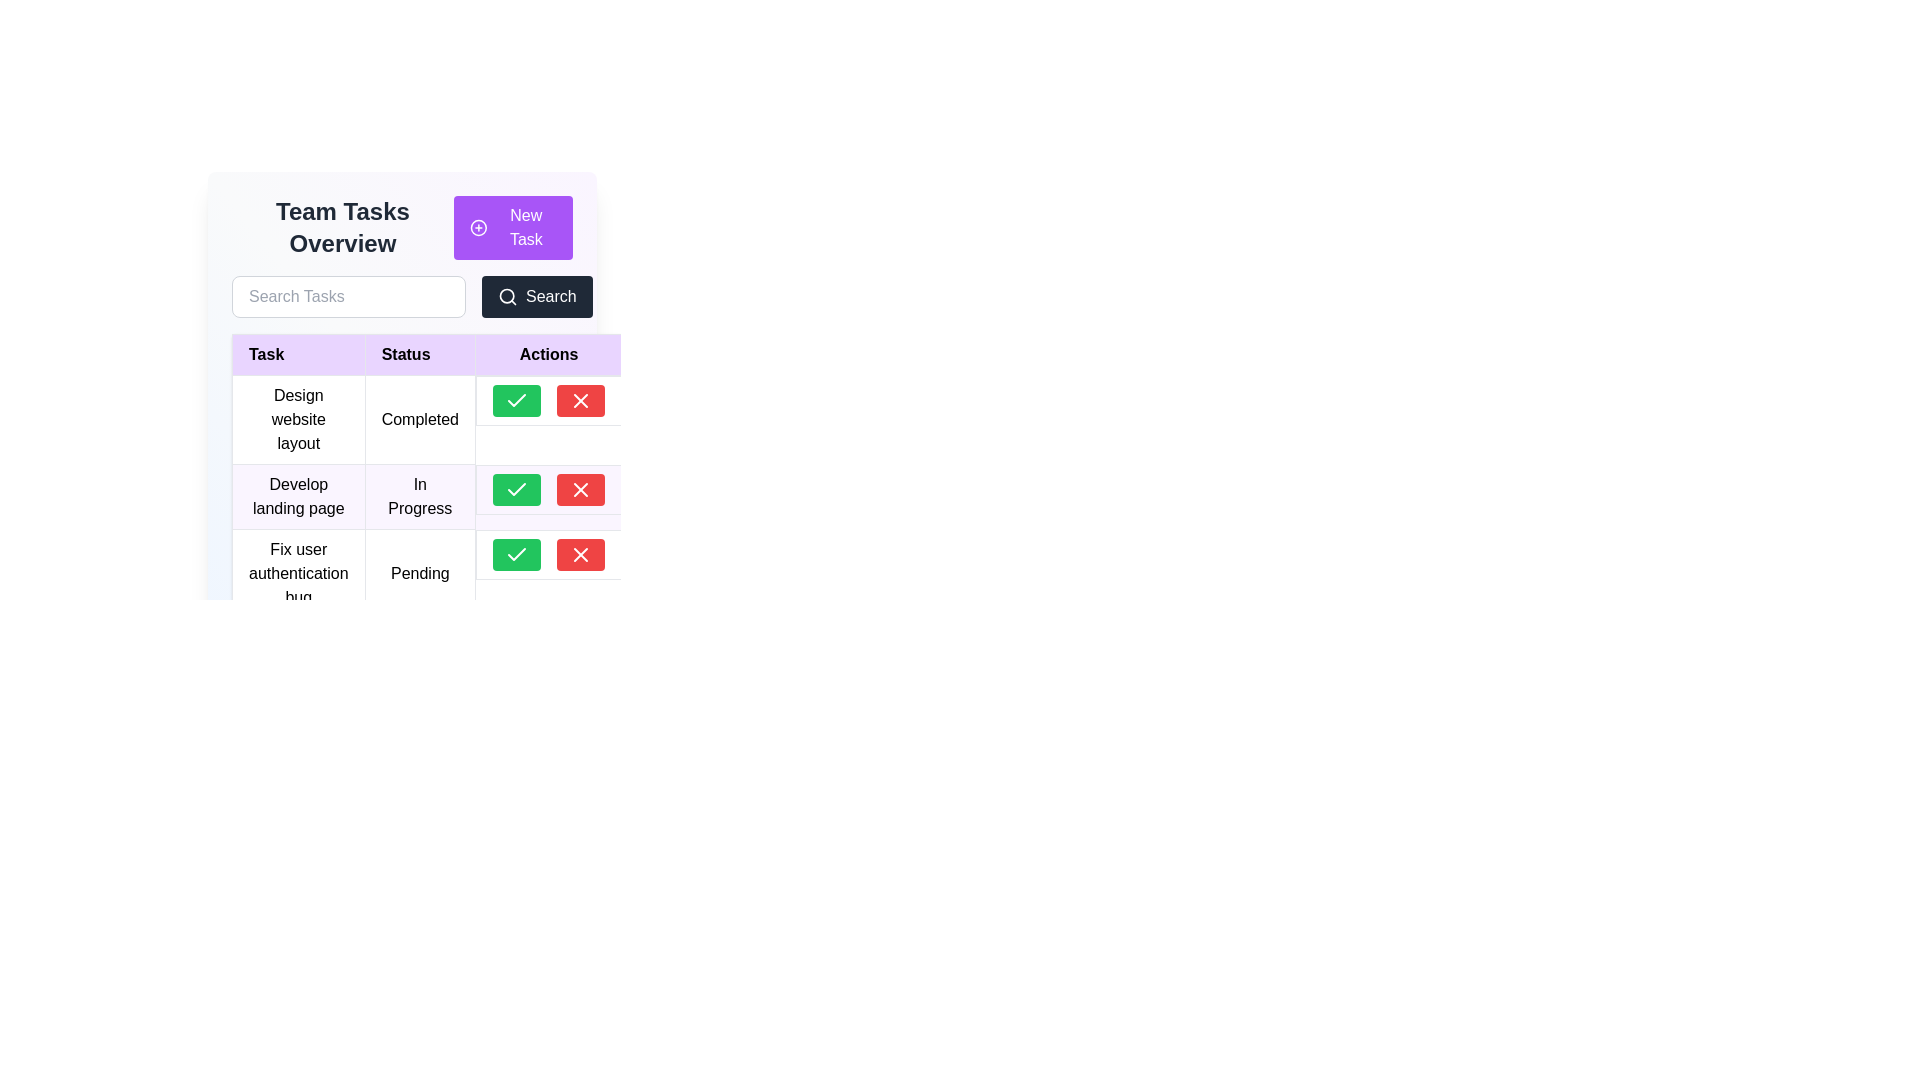 Image resolution: width=1920 pixels, height=1080 pixels. I want to click on the circular checkmark icon button in the Actions column of the third row to confirm the task 'Fix user authentication bug', so click(517, 554).